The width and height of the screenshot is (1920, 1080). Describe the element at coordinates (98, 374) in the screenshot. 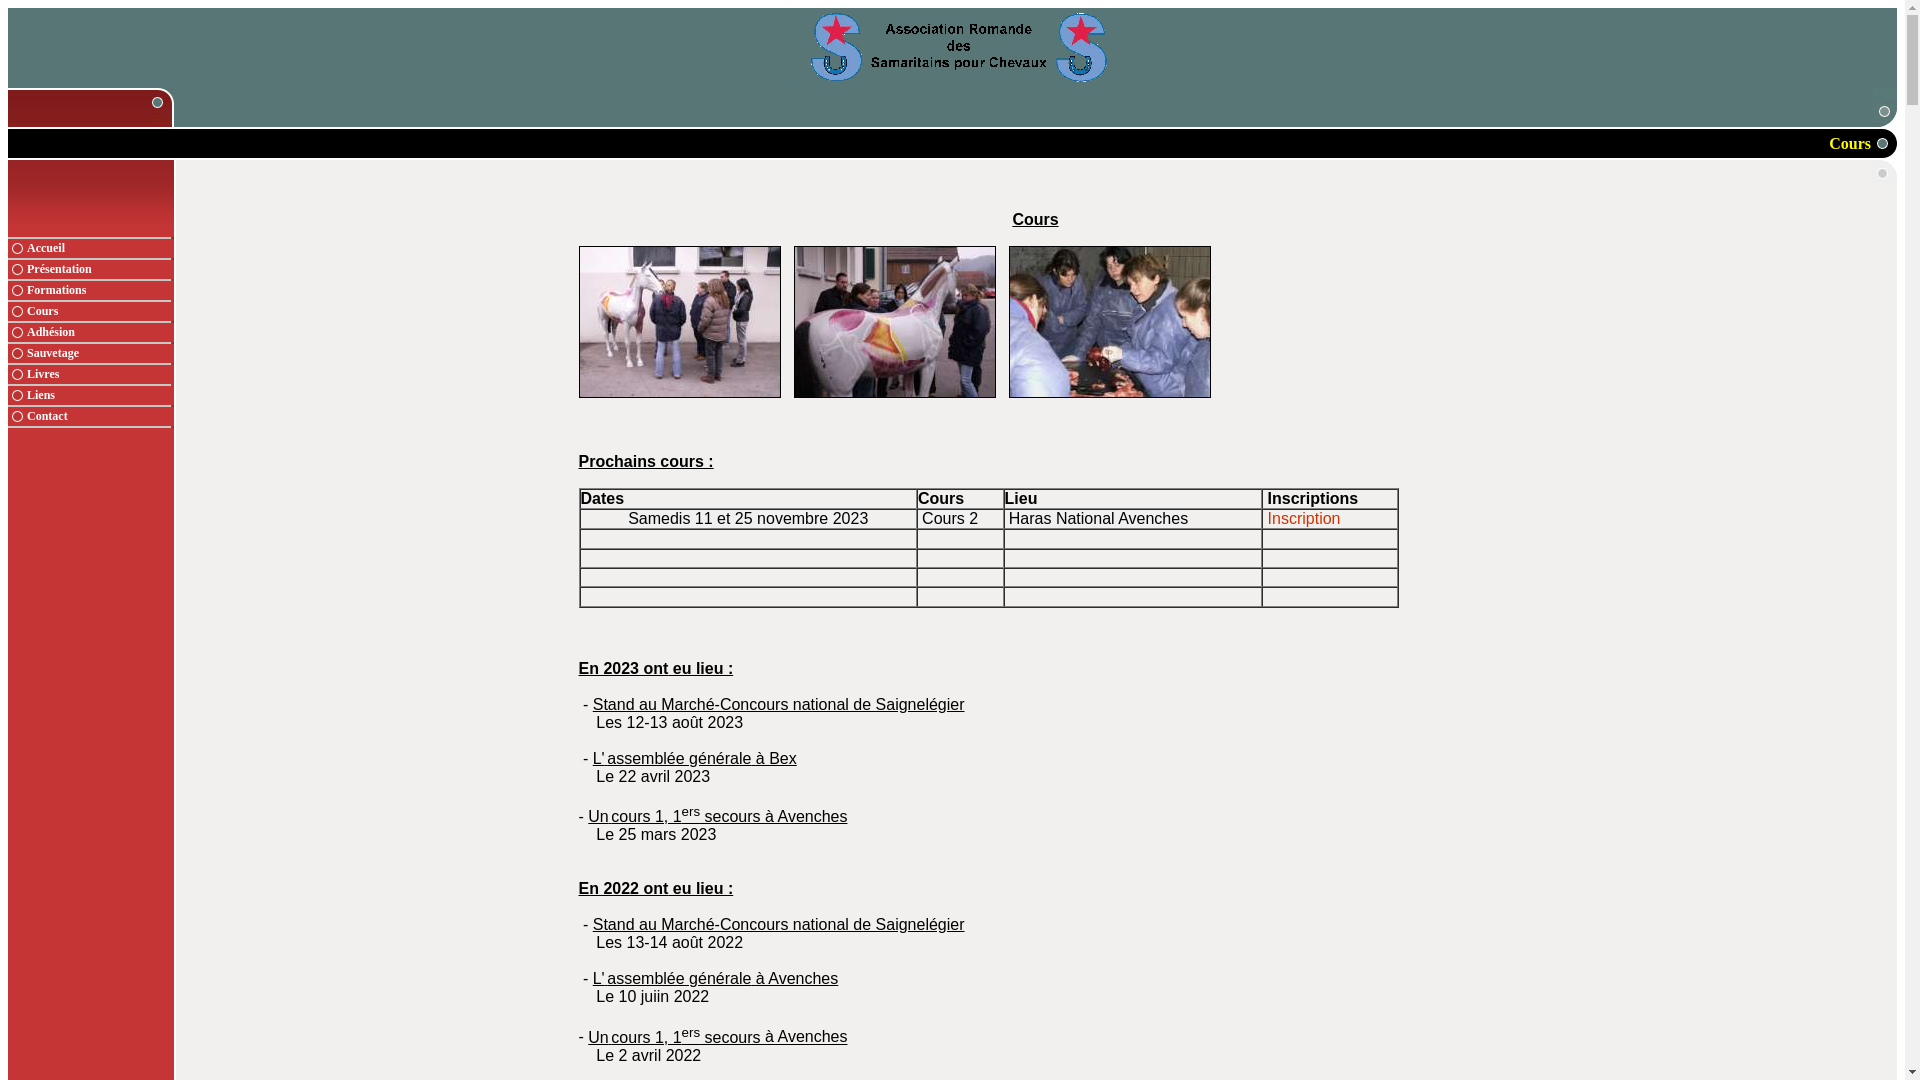

I see `'Livres'` at that location.